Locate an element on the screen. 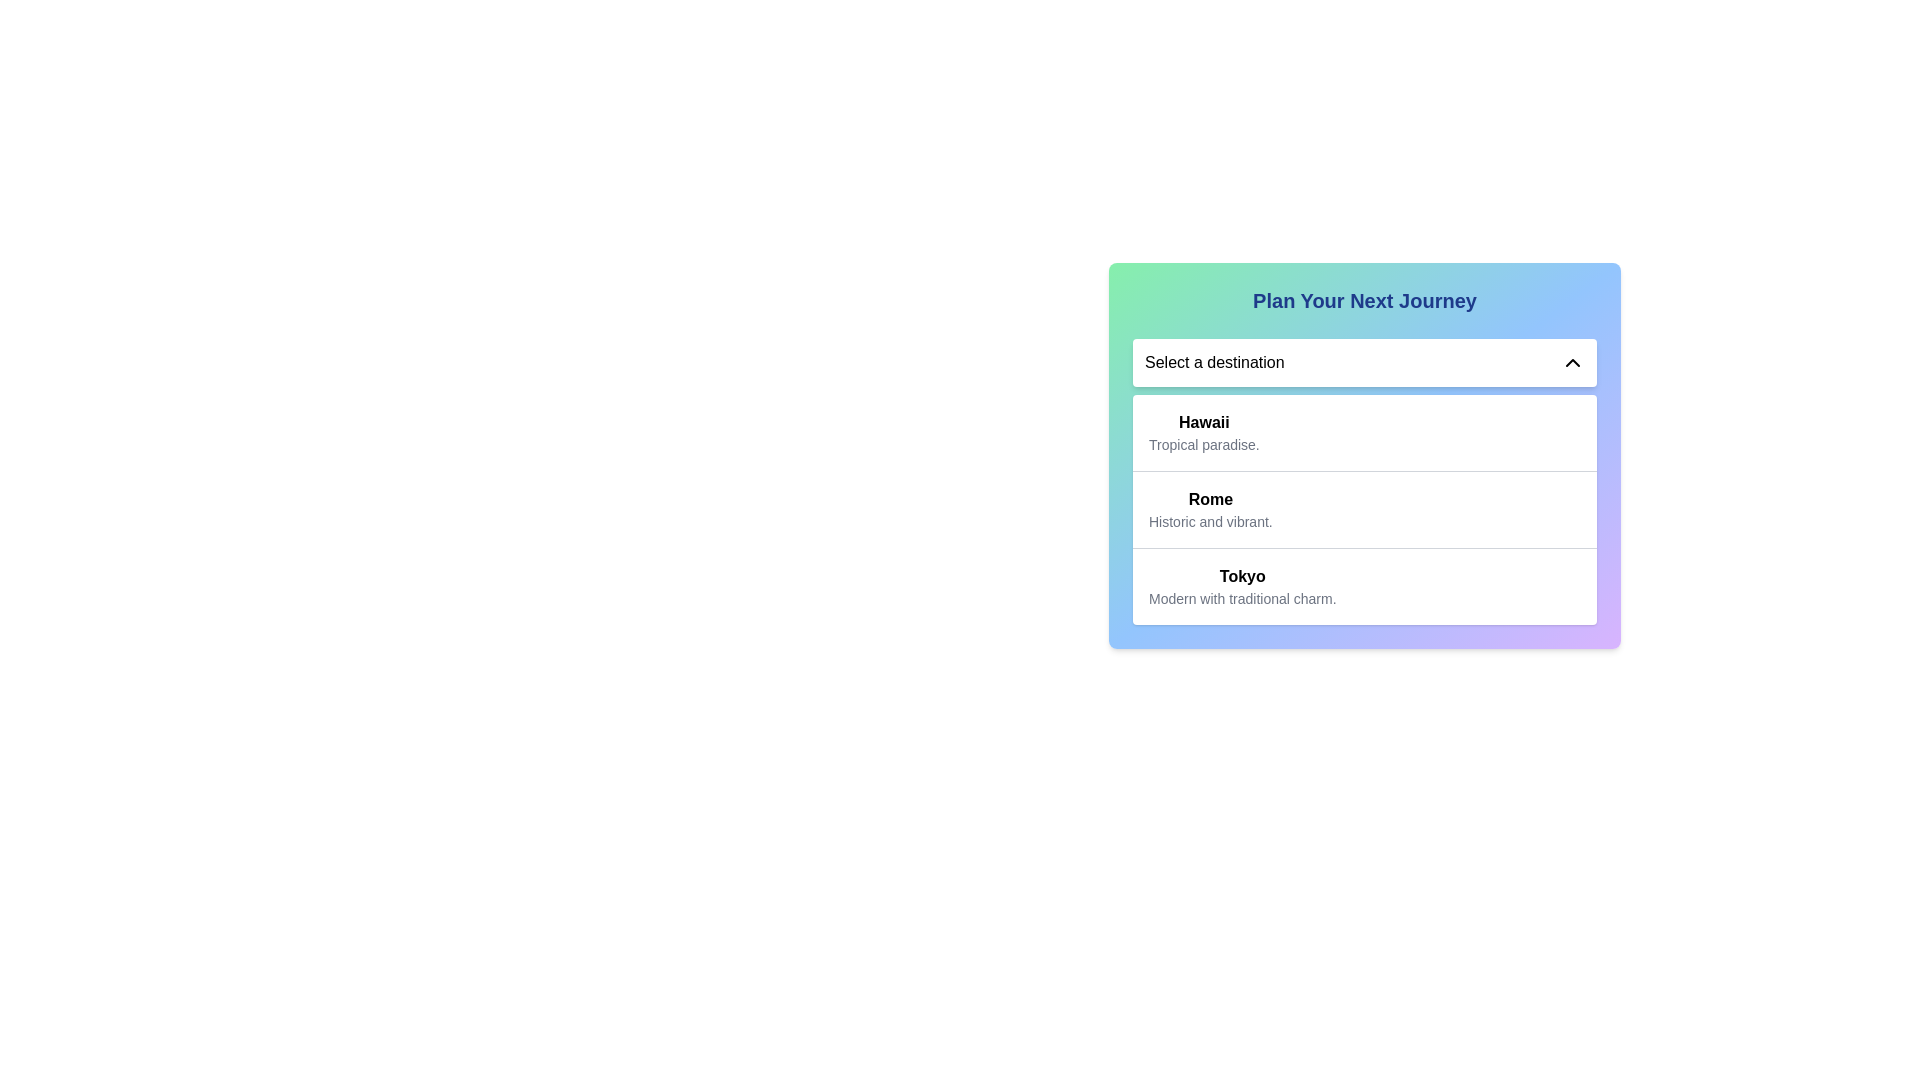 This screenshot has width=1920, height=1080. the first entry of the drop-down menu labeled 'Hawaii' is located at coordinates (1203, 431).